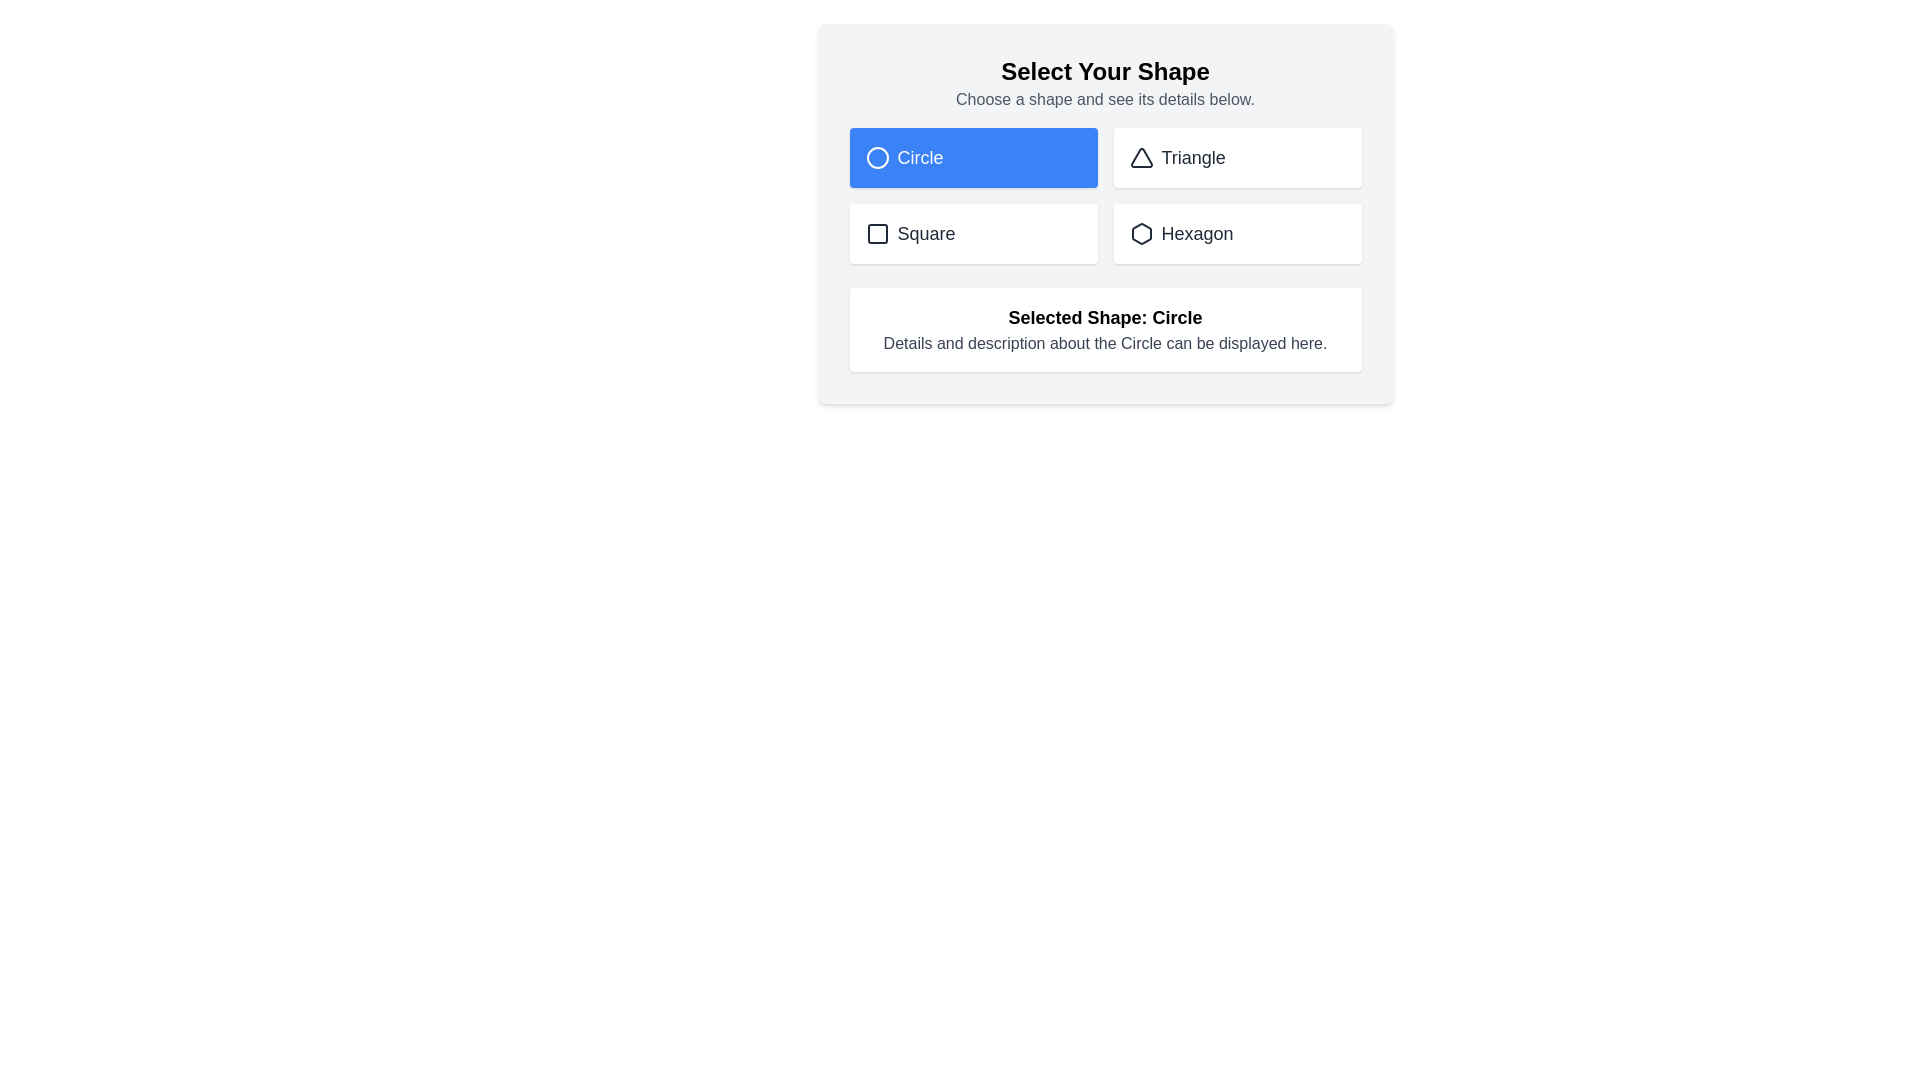 The width and height of the screenshot is (1920, 1080). What do you see at coordinates (973, 157) in the screenshot?
I see `the 'Circle' button located at the top-left position of the grid` at bounding box center [973, 157].